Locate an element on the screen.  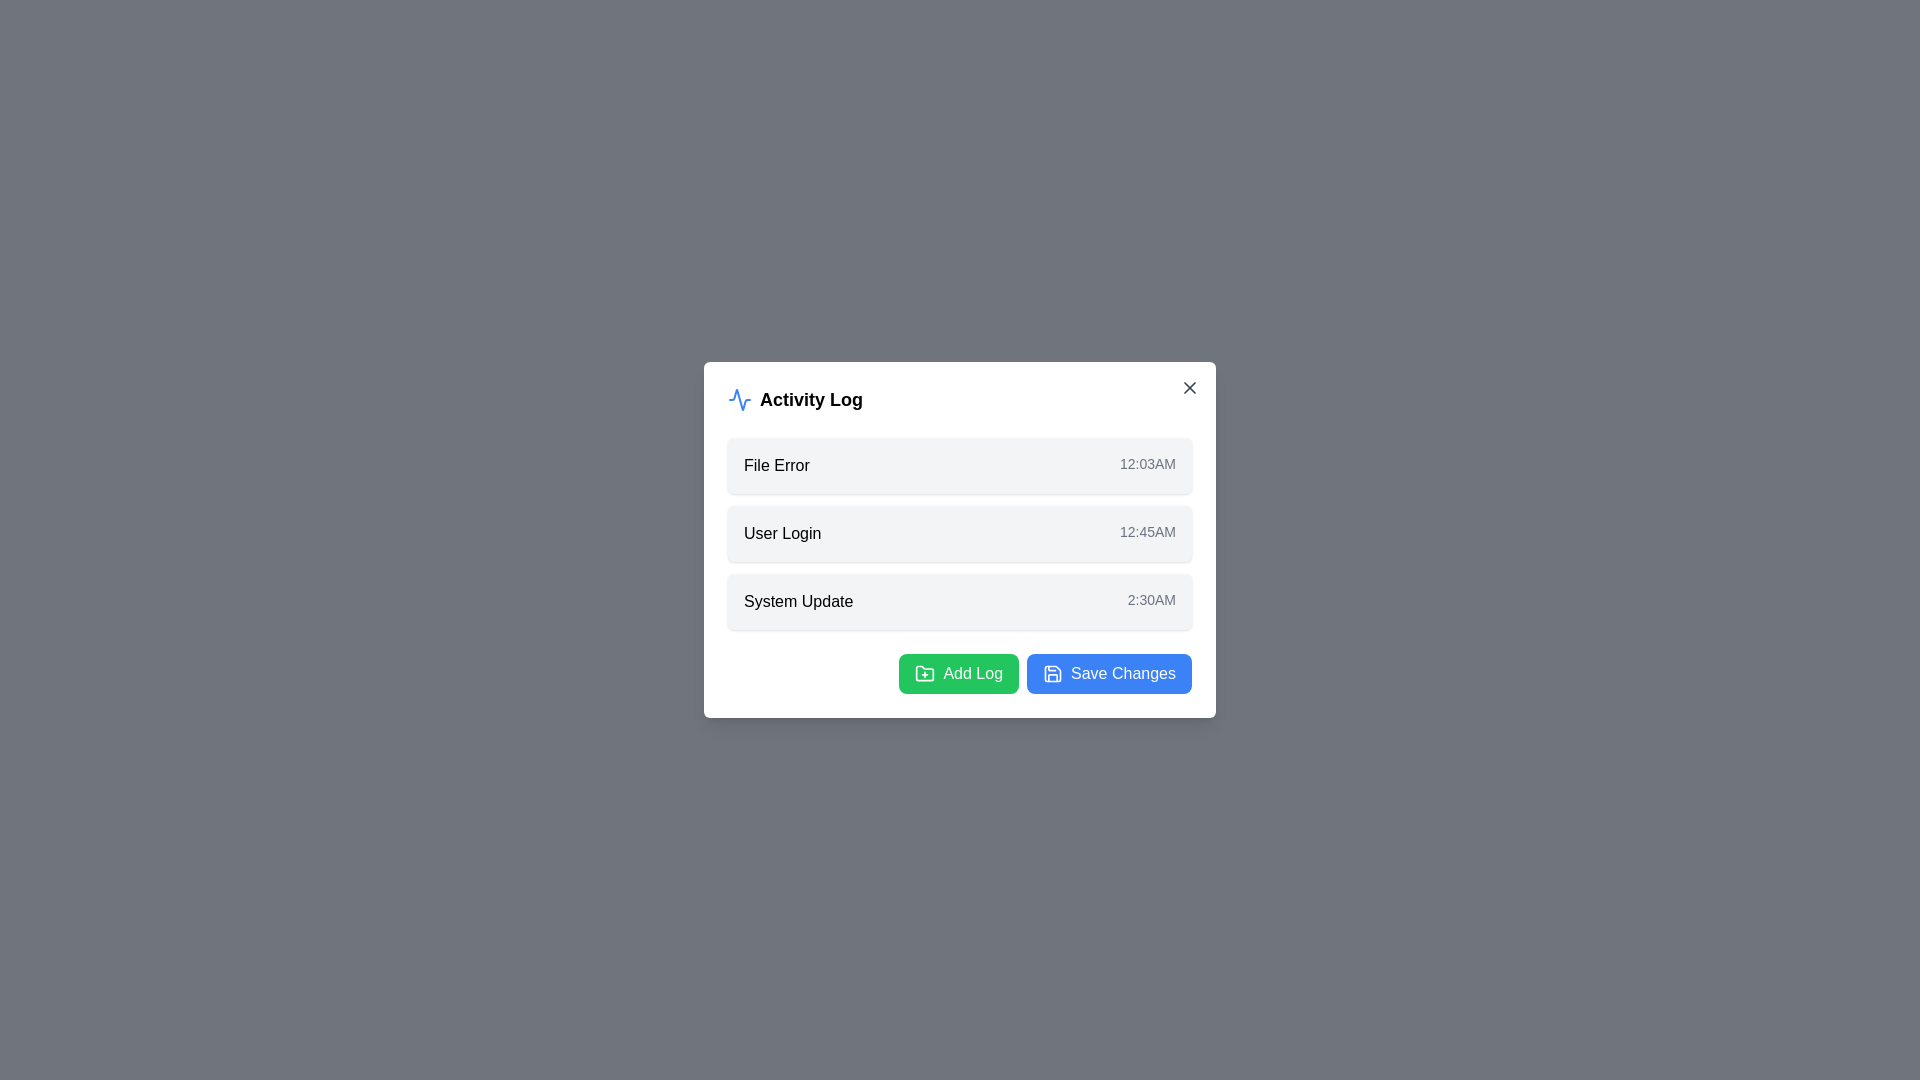
the log entry corresponding to User Login to inspect it is located at coordinates (960, 532).